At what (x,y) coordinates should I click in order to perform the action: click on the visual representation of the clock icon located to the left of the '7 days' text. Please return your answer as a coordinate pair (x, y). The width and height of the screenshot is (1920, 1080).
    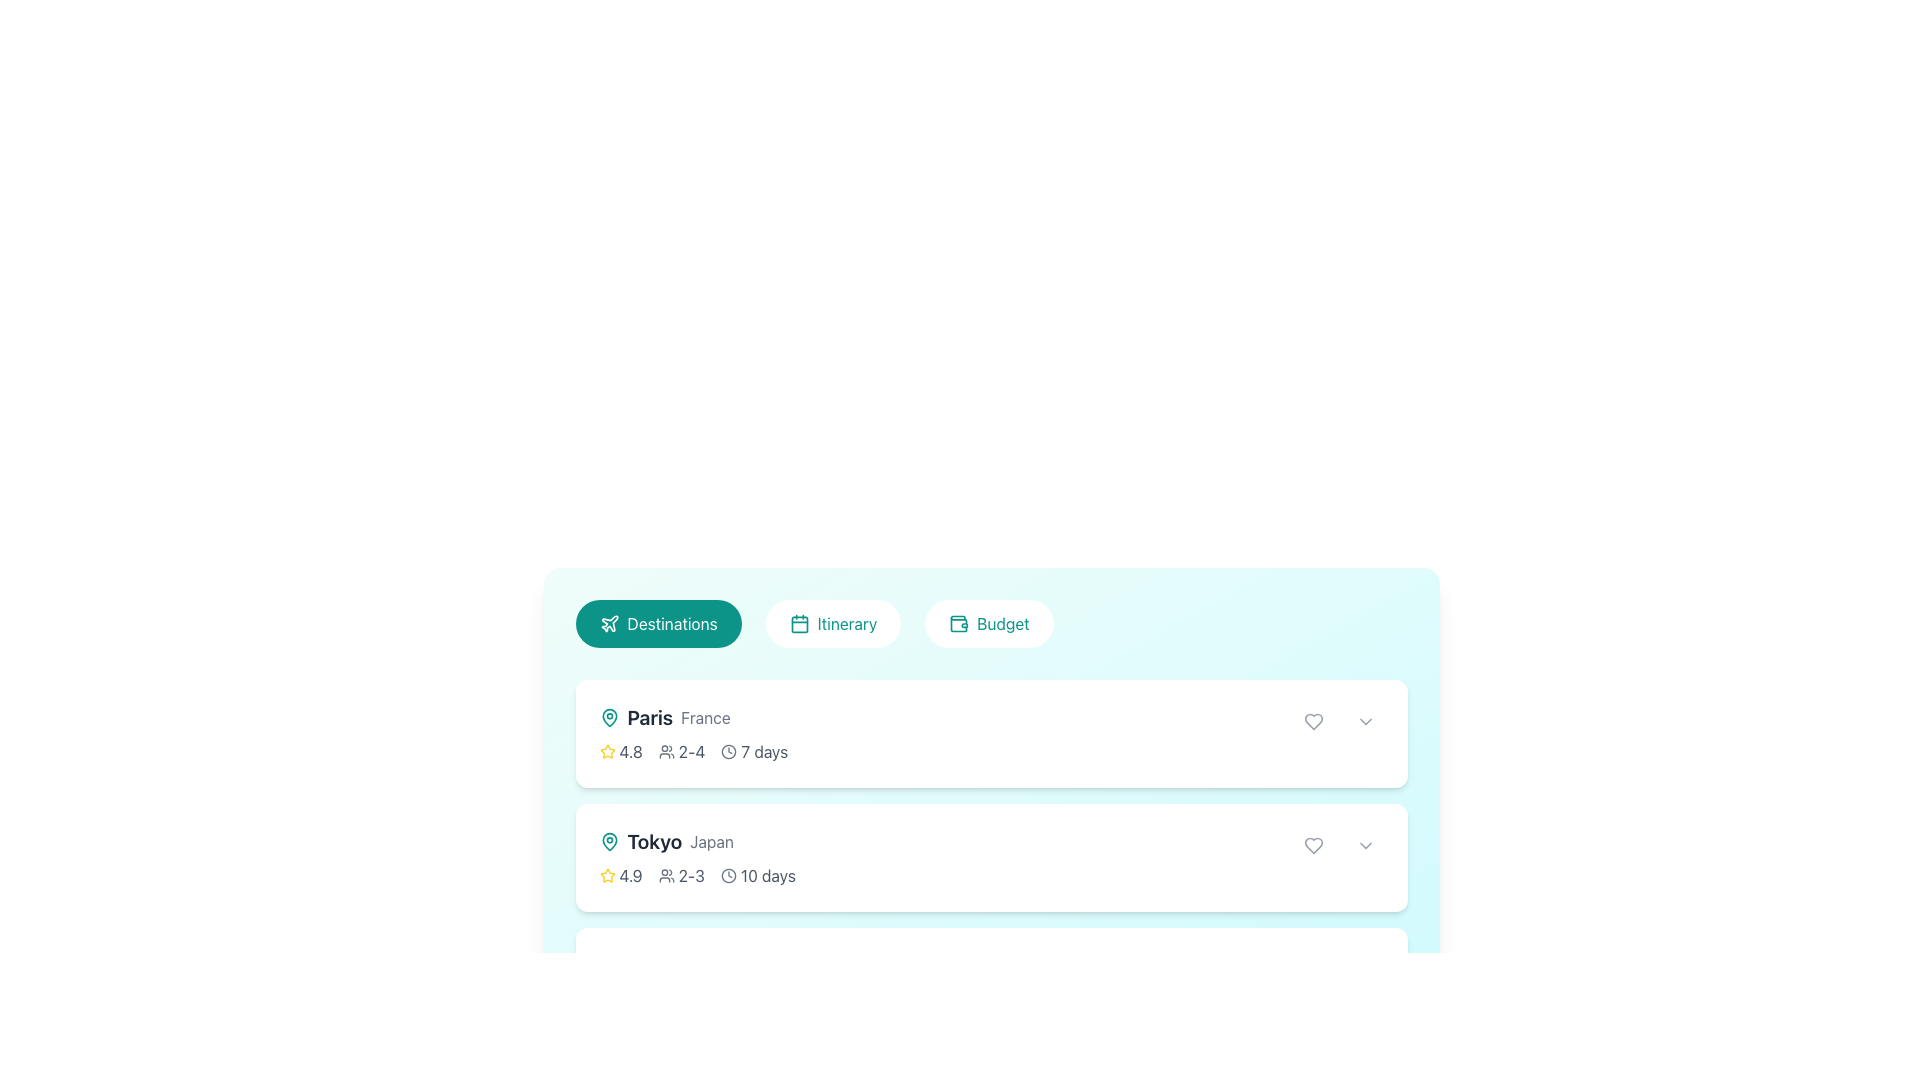
    Looking at the image, I should click on (728, 752).